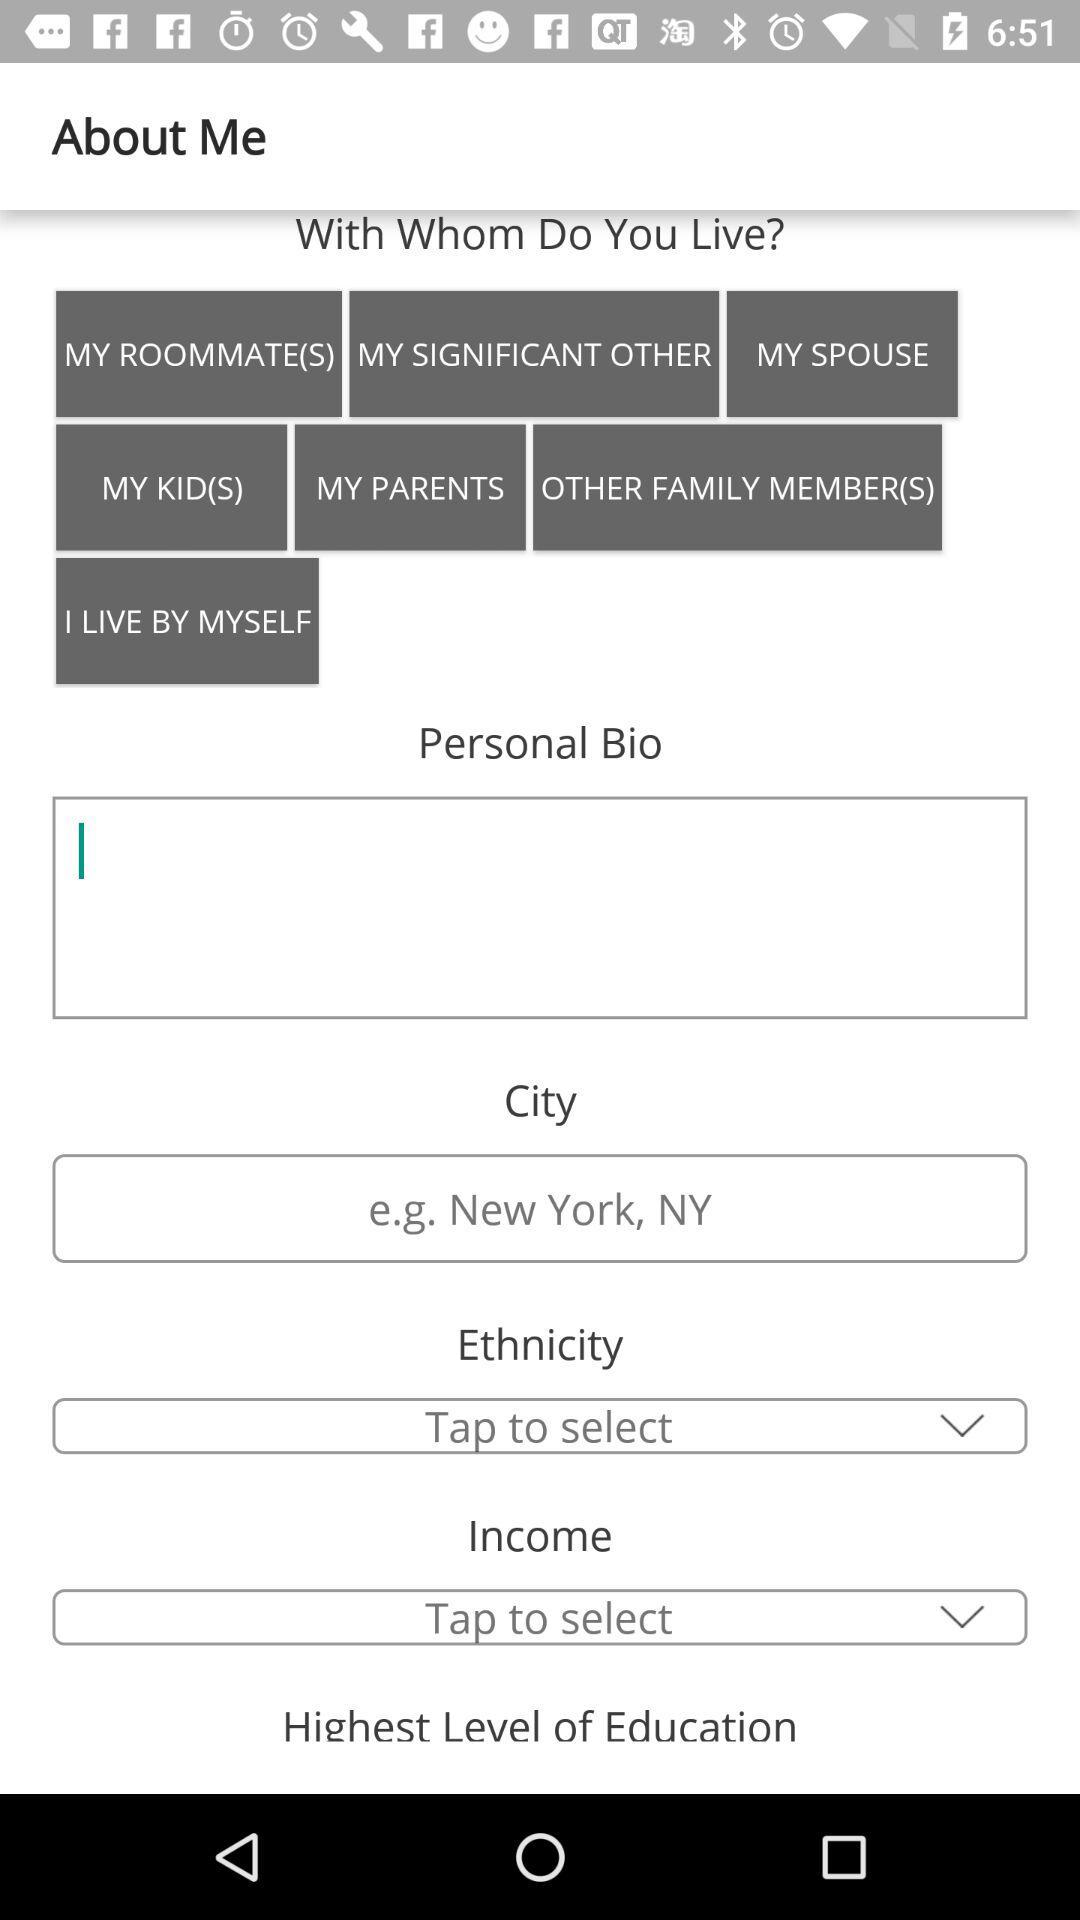  Describe the element at coordinates (842, 354) in the screenshot. I see `my spouse icon` at that location.